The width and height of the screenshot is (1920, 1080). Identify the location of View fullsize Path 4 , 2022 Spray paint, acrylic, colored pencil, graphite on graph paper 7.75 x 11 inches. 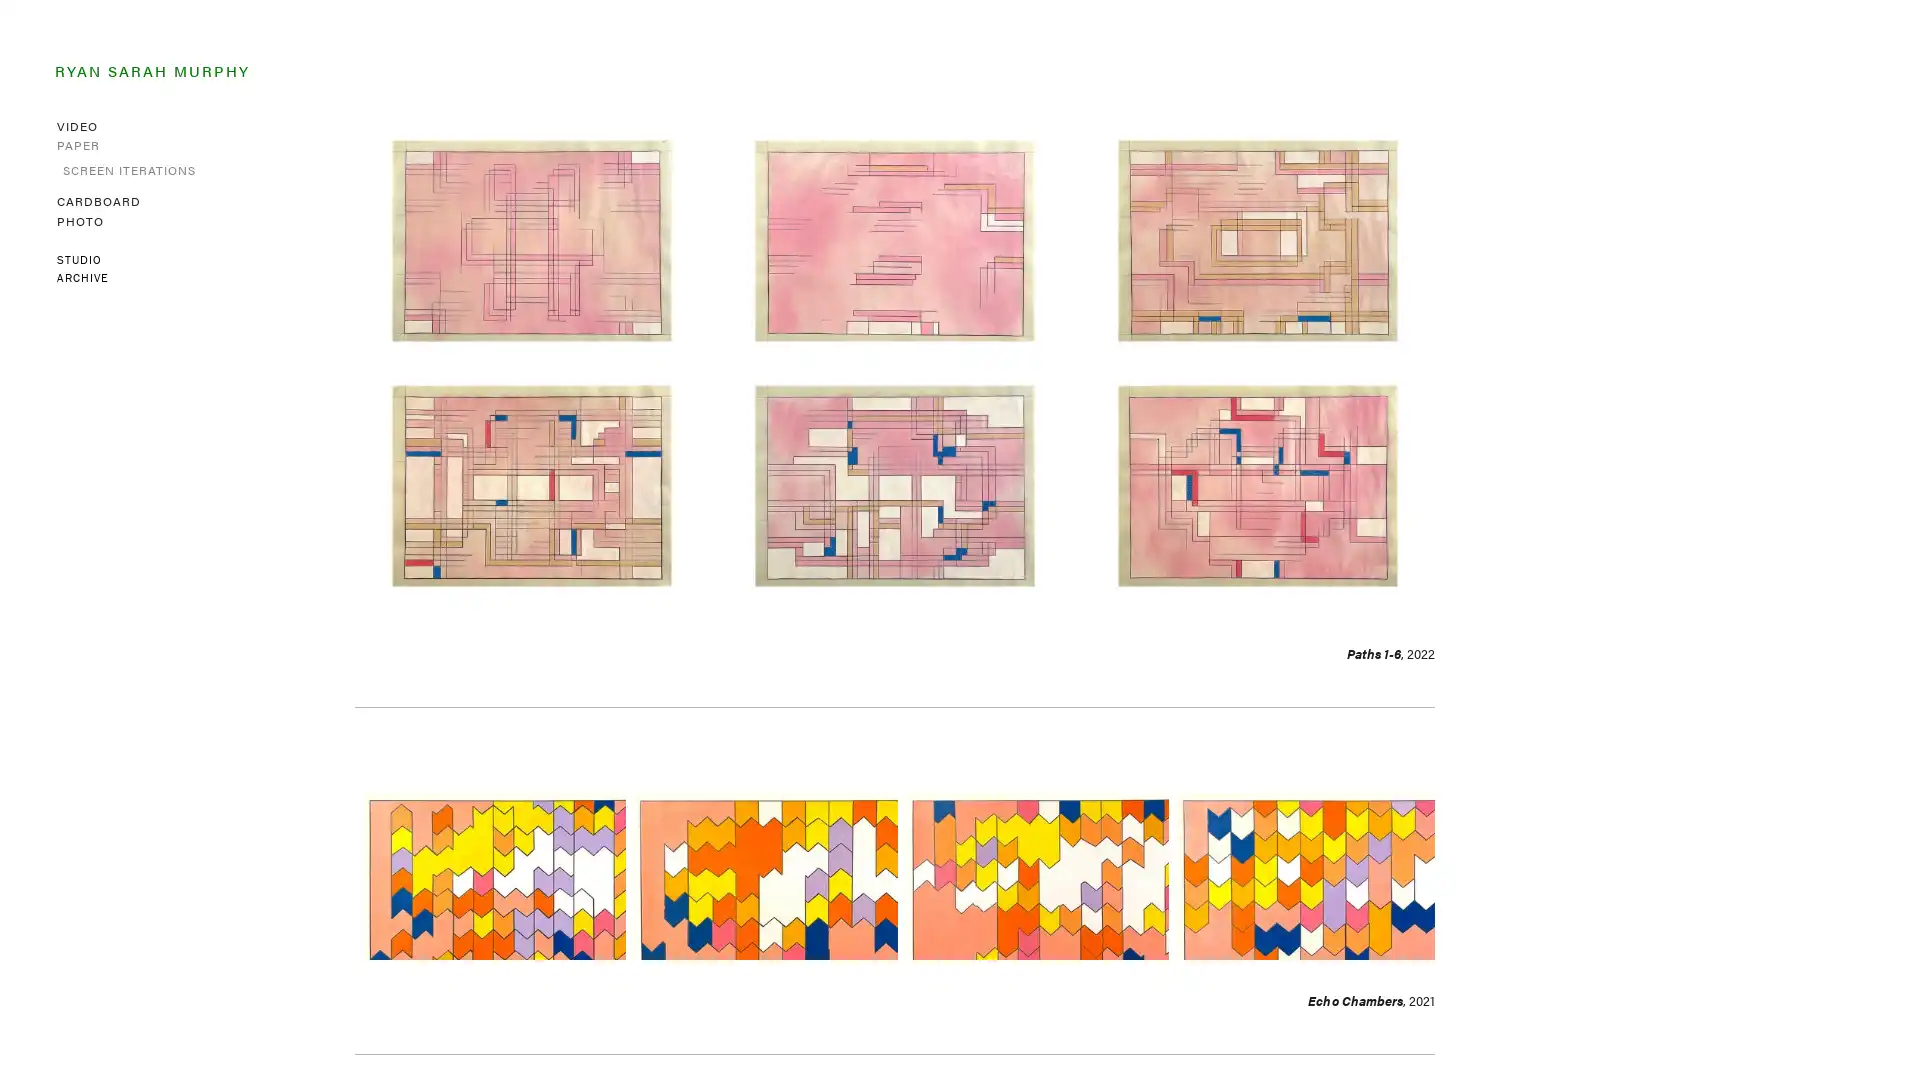
(532, 485).